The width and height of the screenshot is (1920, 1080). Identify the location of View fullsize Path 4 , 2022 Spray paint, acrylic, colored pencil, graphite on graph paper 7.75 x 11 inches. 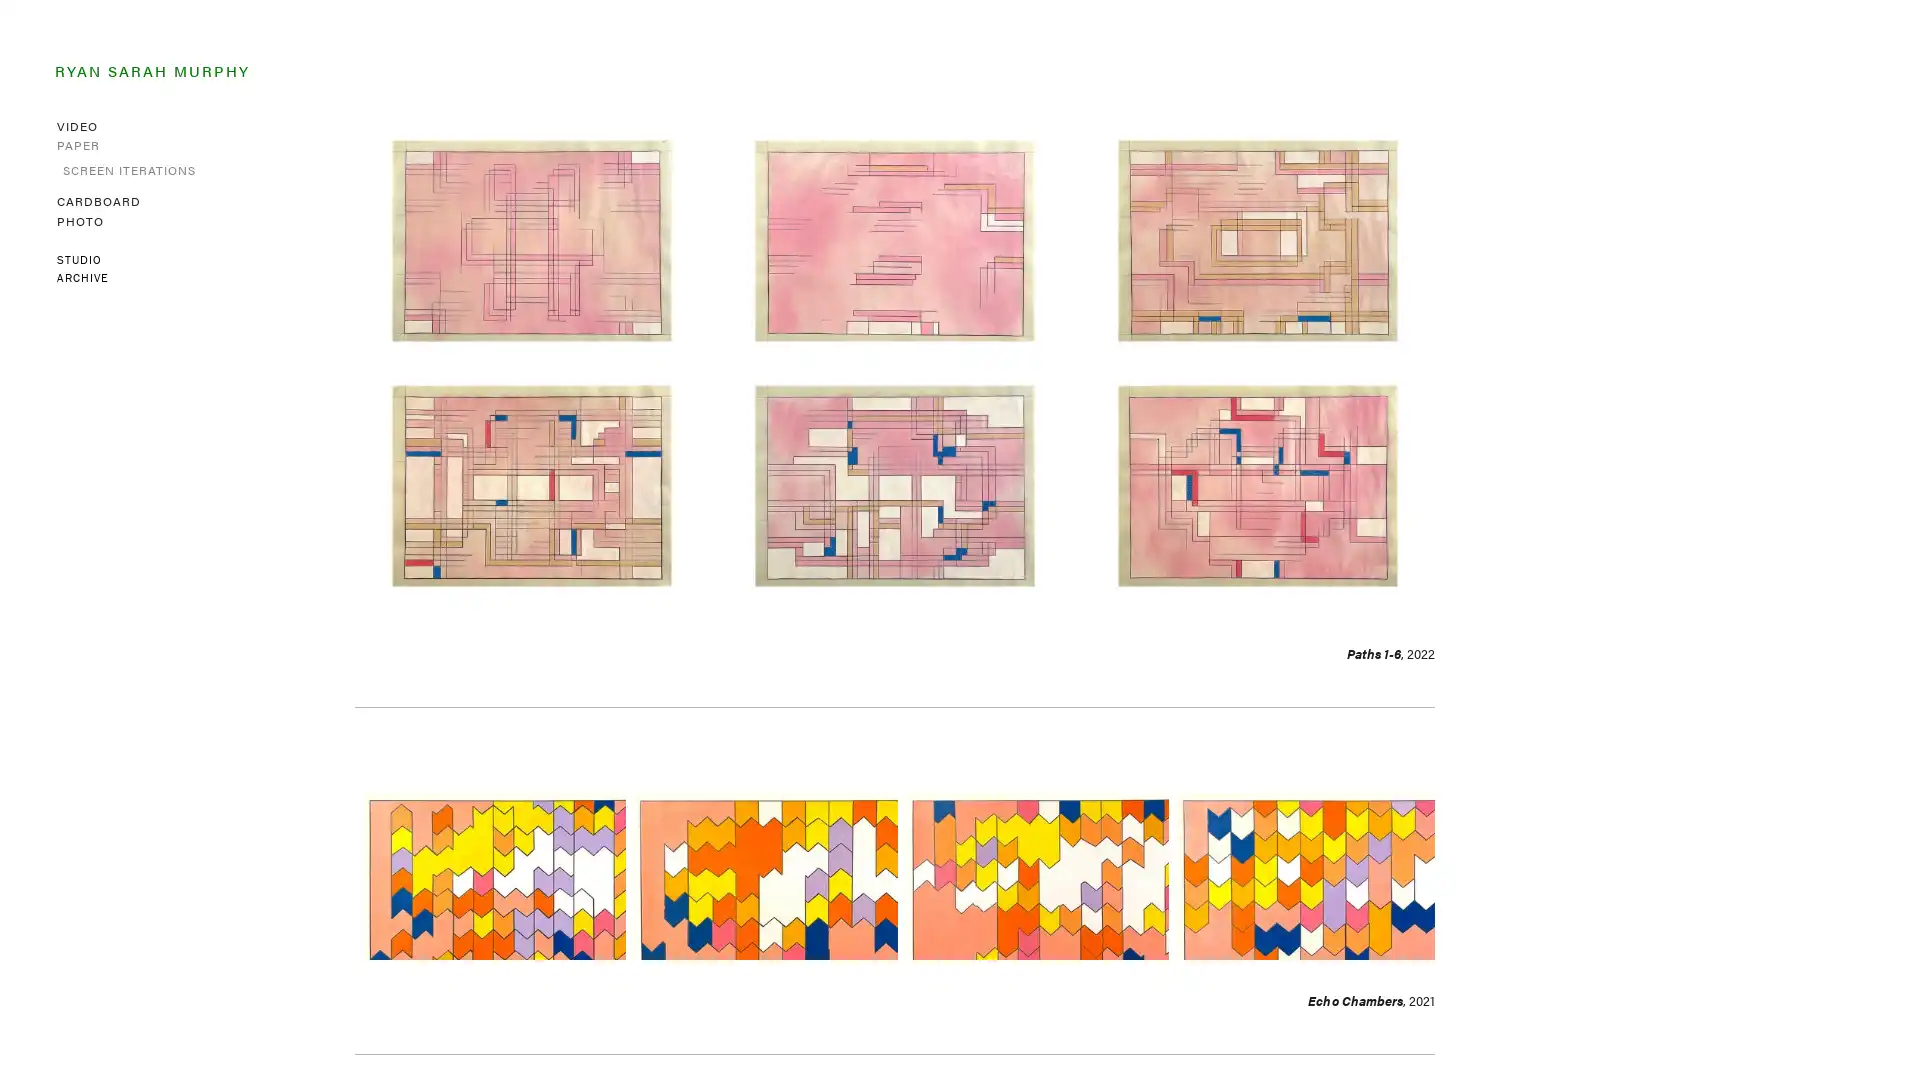
(532, 485).